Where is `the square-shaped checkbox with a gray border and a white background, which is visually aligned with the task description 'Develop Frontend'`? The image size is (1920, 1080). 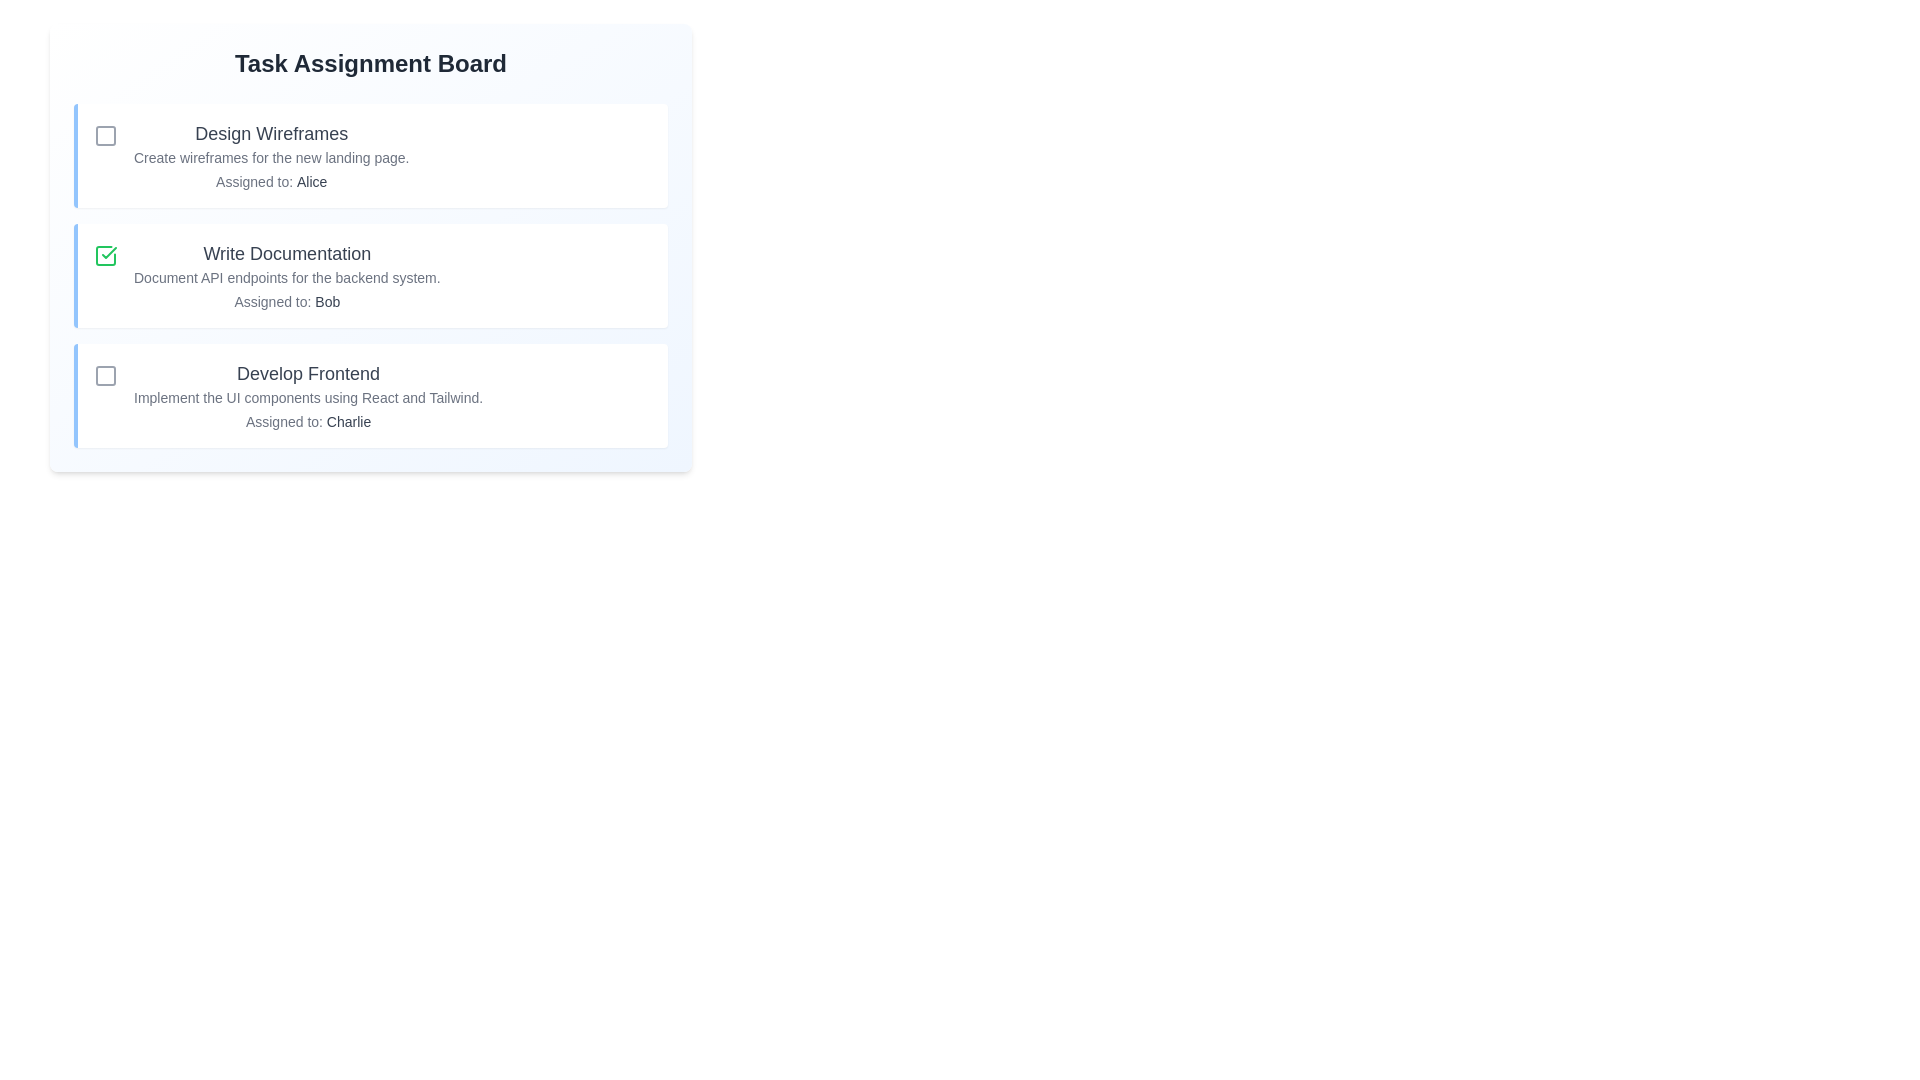
the square-shaped checkbox with a gray border and a white background, which is visually aligned with the task description 'Develop Frontend' is located at coordinates (104, 375).